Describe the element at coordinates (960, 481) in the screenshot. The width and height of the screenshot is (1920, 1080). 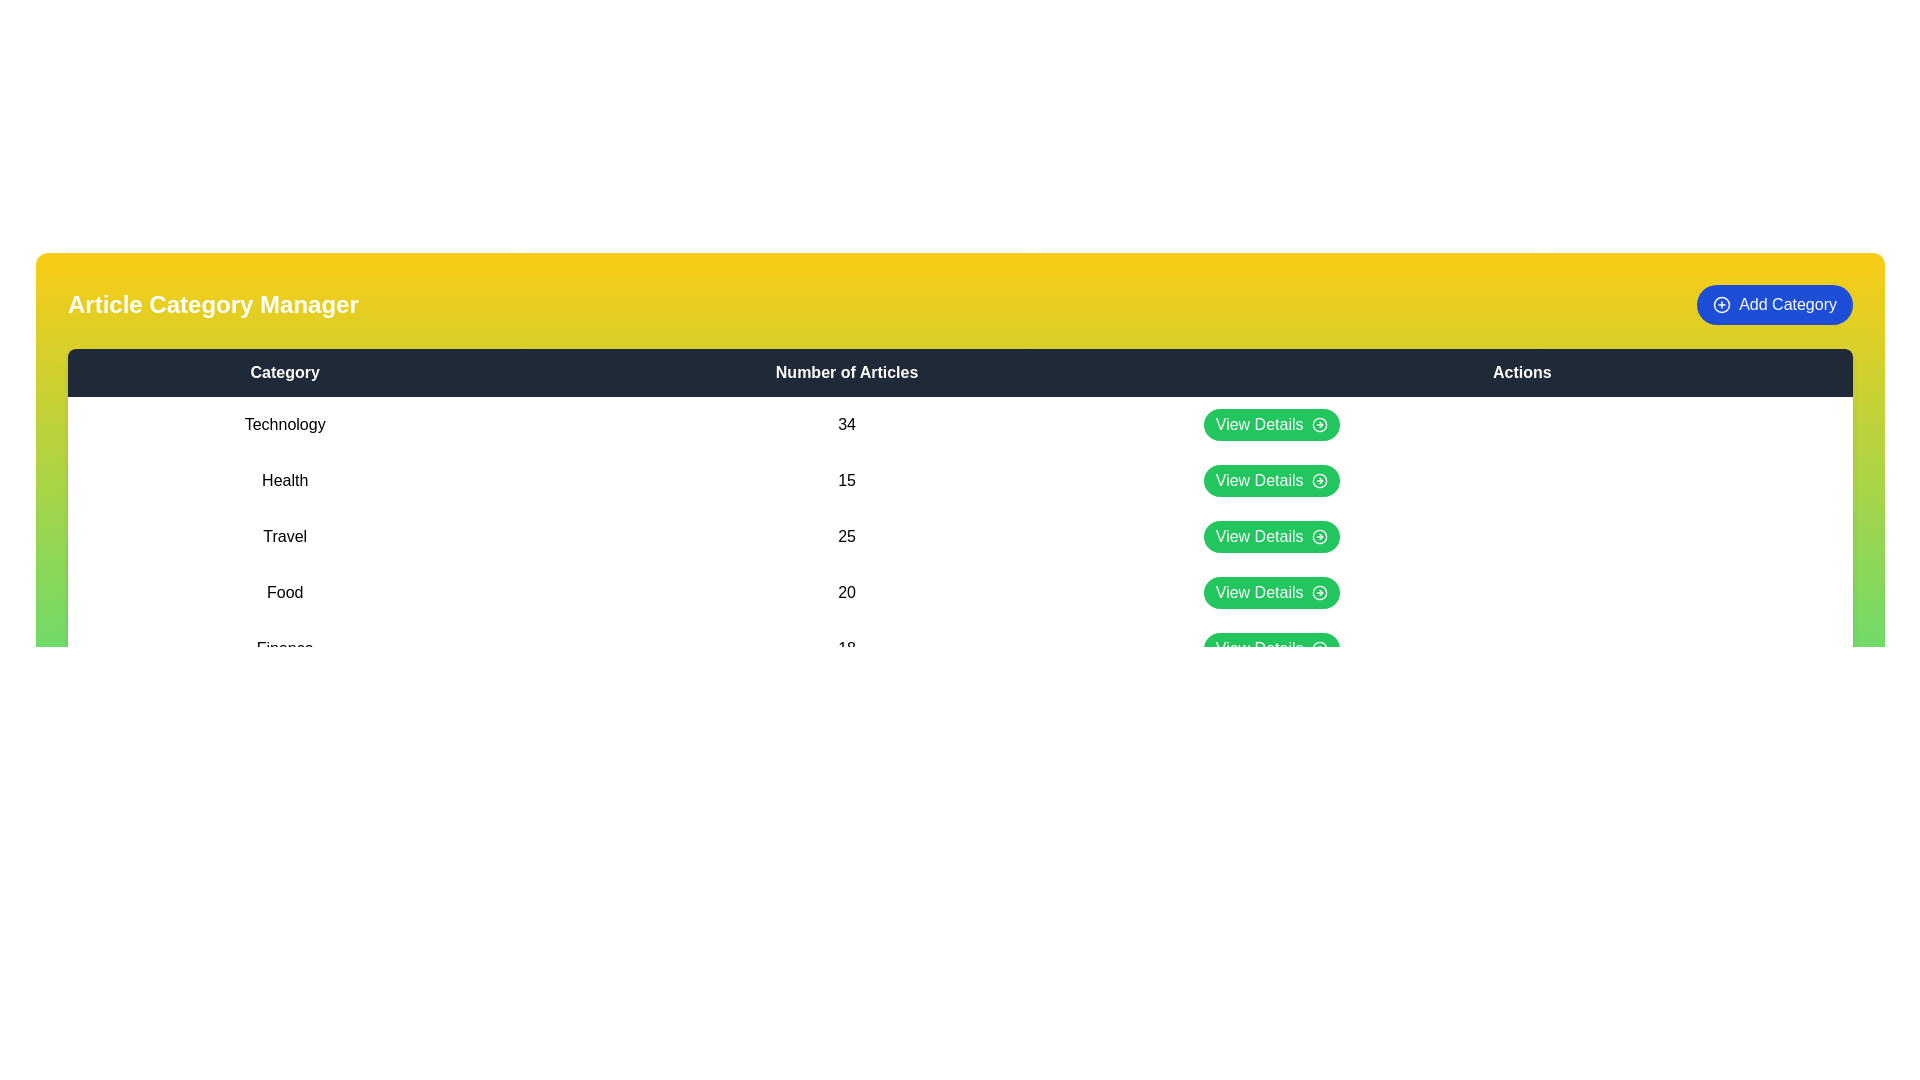
I see `the row corresponding to the category Health` at that location.